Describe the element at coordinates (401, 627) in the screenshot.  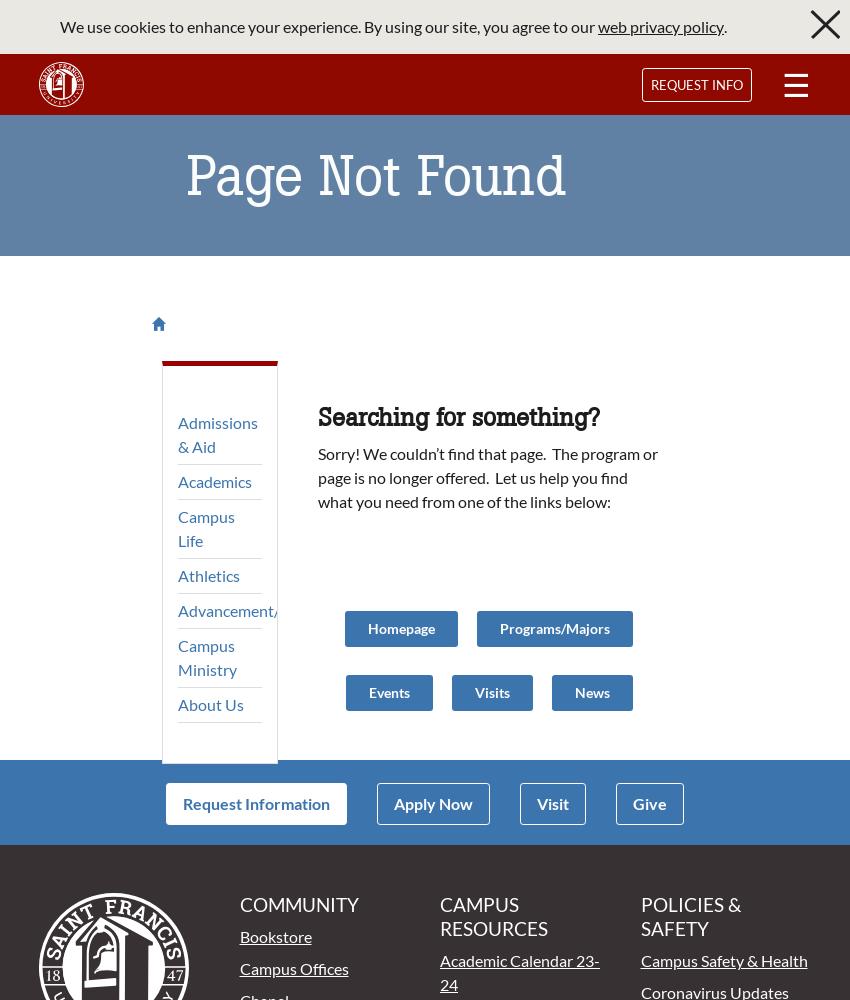
I see `'Homepage'` at that location.